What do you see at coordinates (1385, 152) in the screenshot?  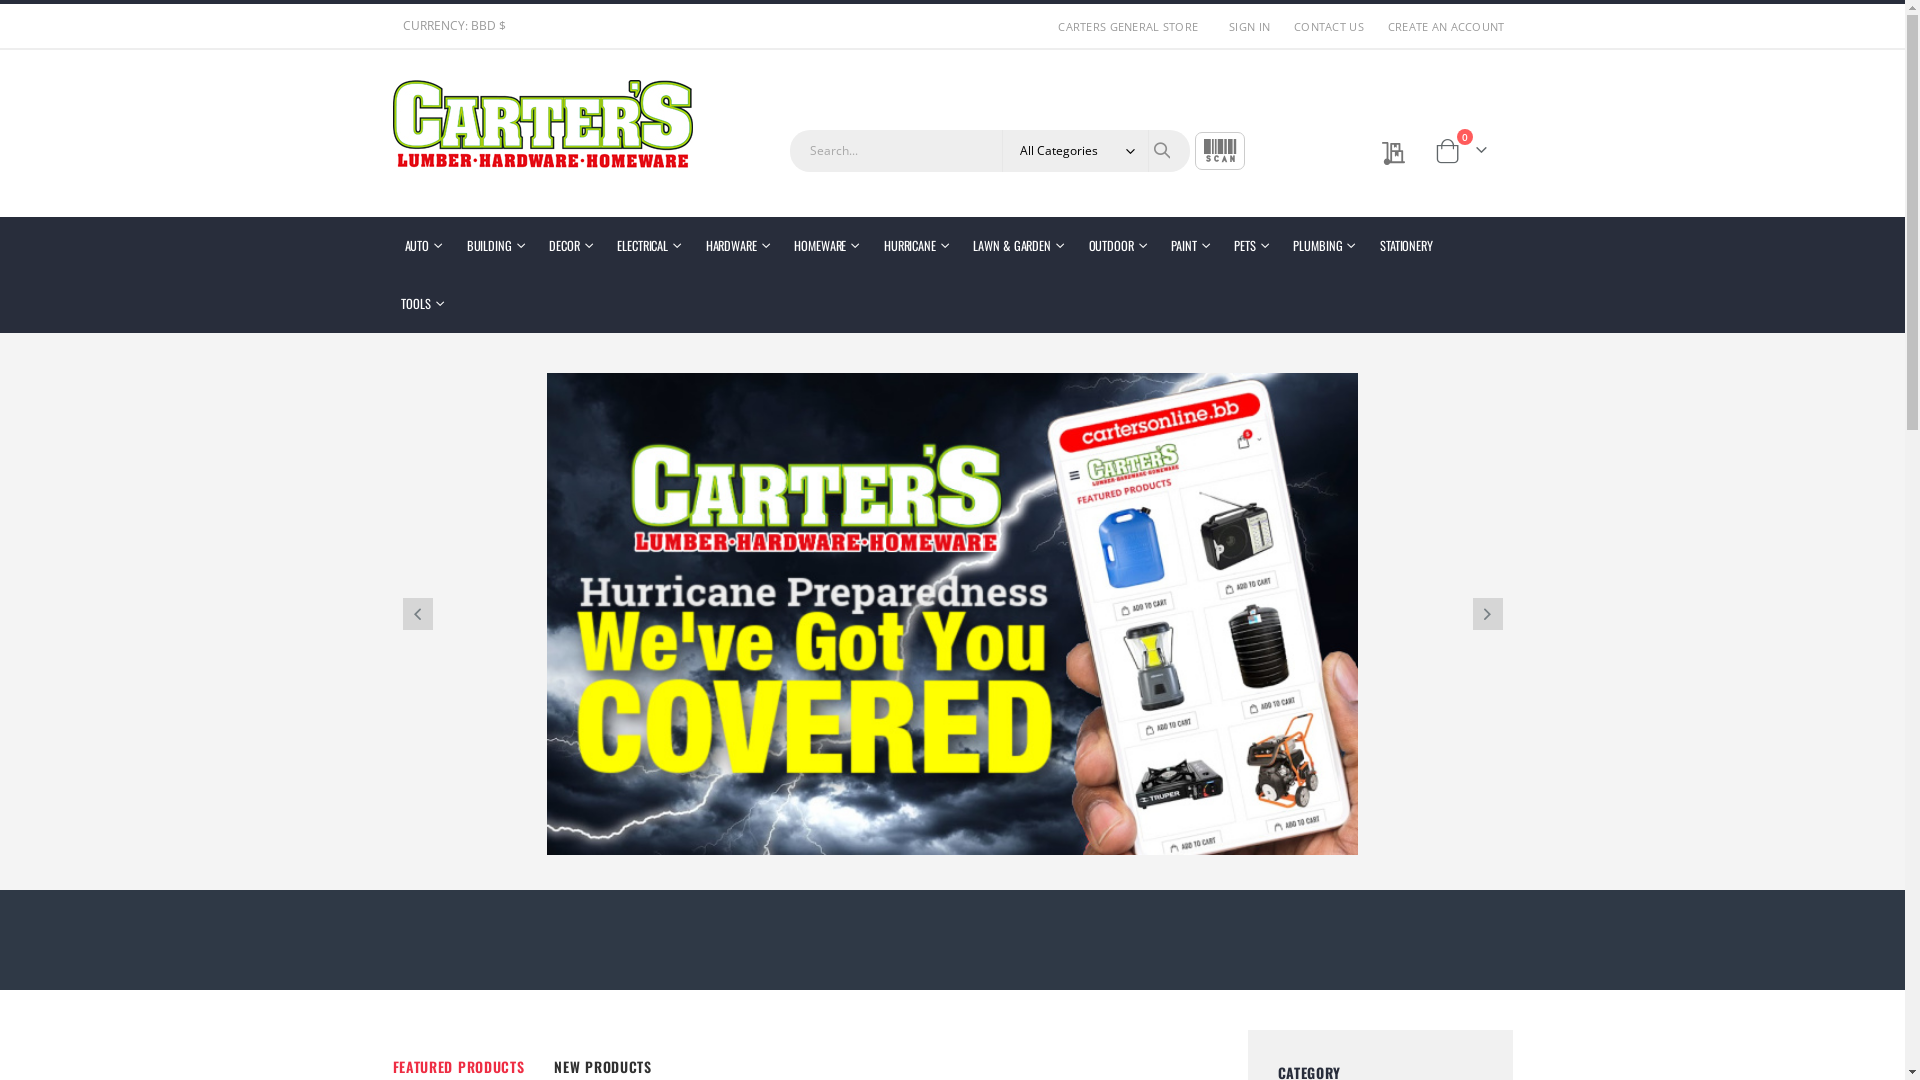 I see `'My Quote'` at bounding box center [1385, 152].